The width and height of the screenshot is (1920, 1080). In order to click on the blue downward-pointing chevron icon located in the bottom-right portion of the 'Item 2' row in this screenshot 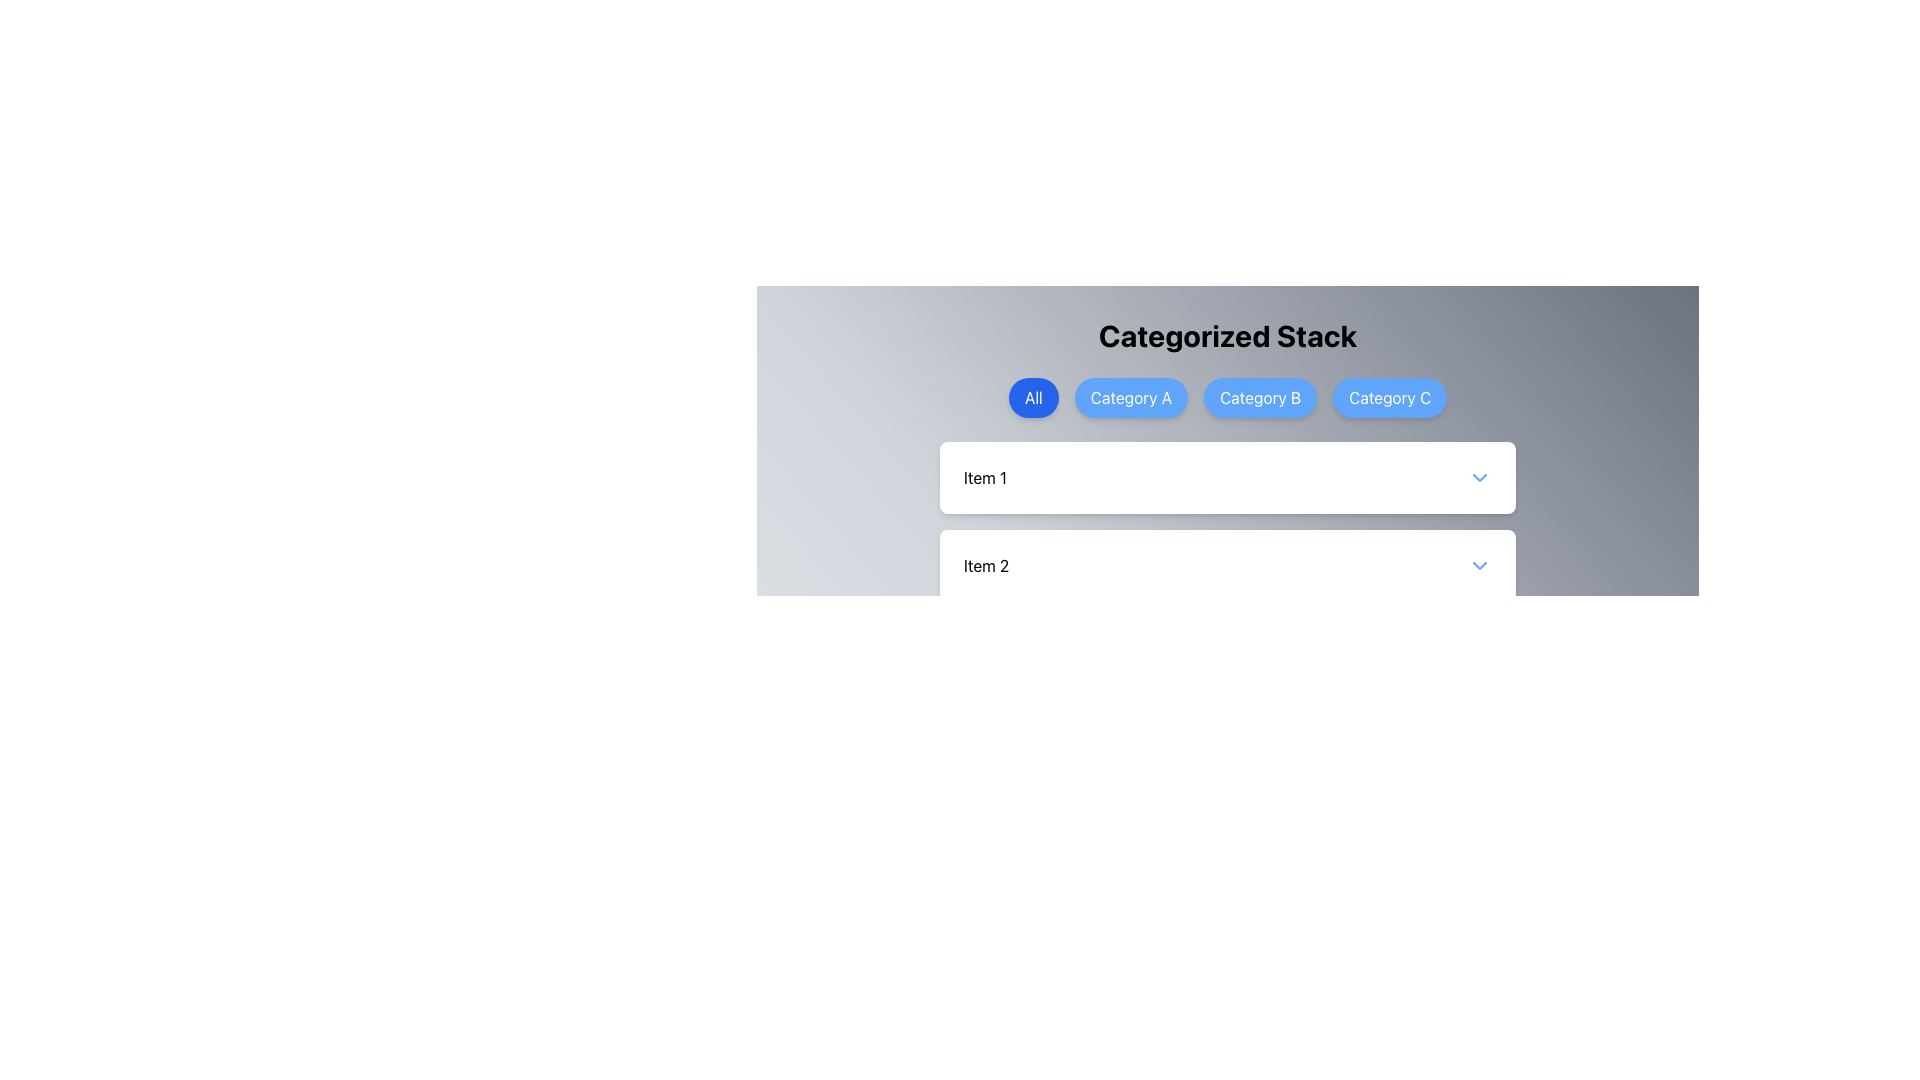, I will do `click(1479, 566)`.